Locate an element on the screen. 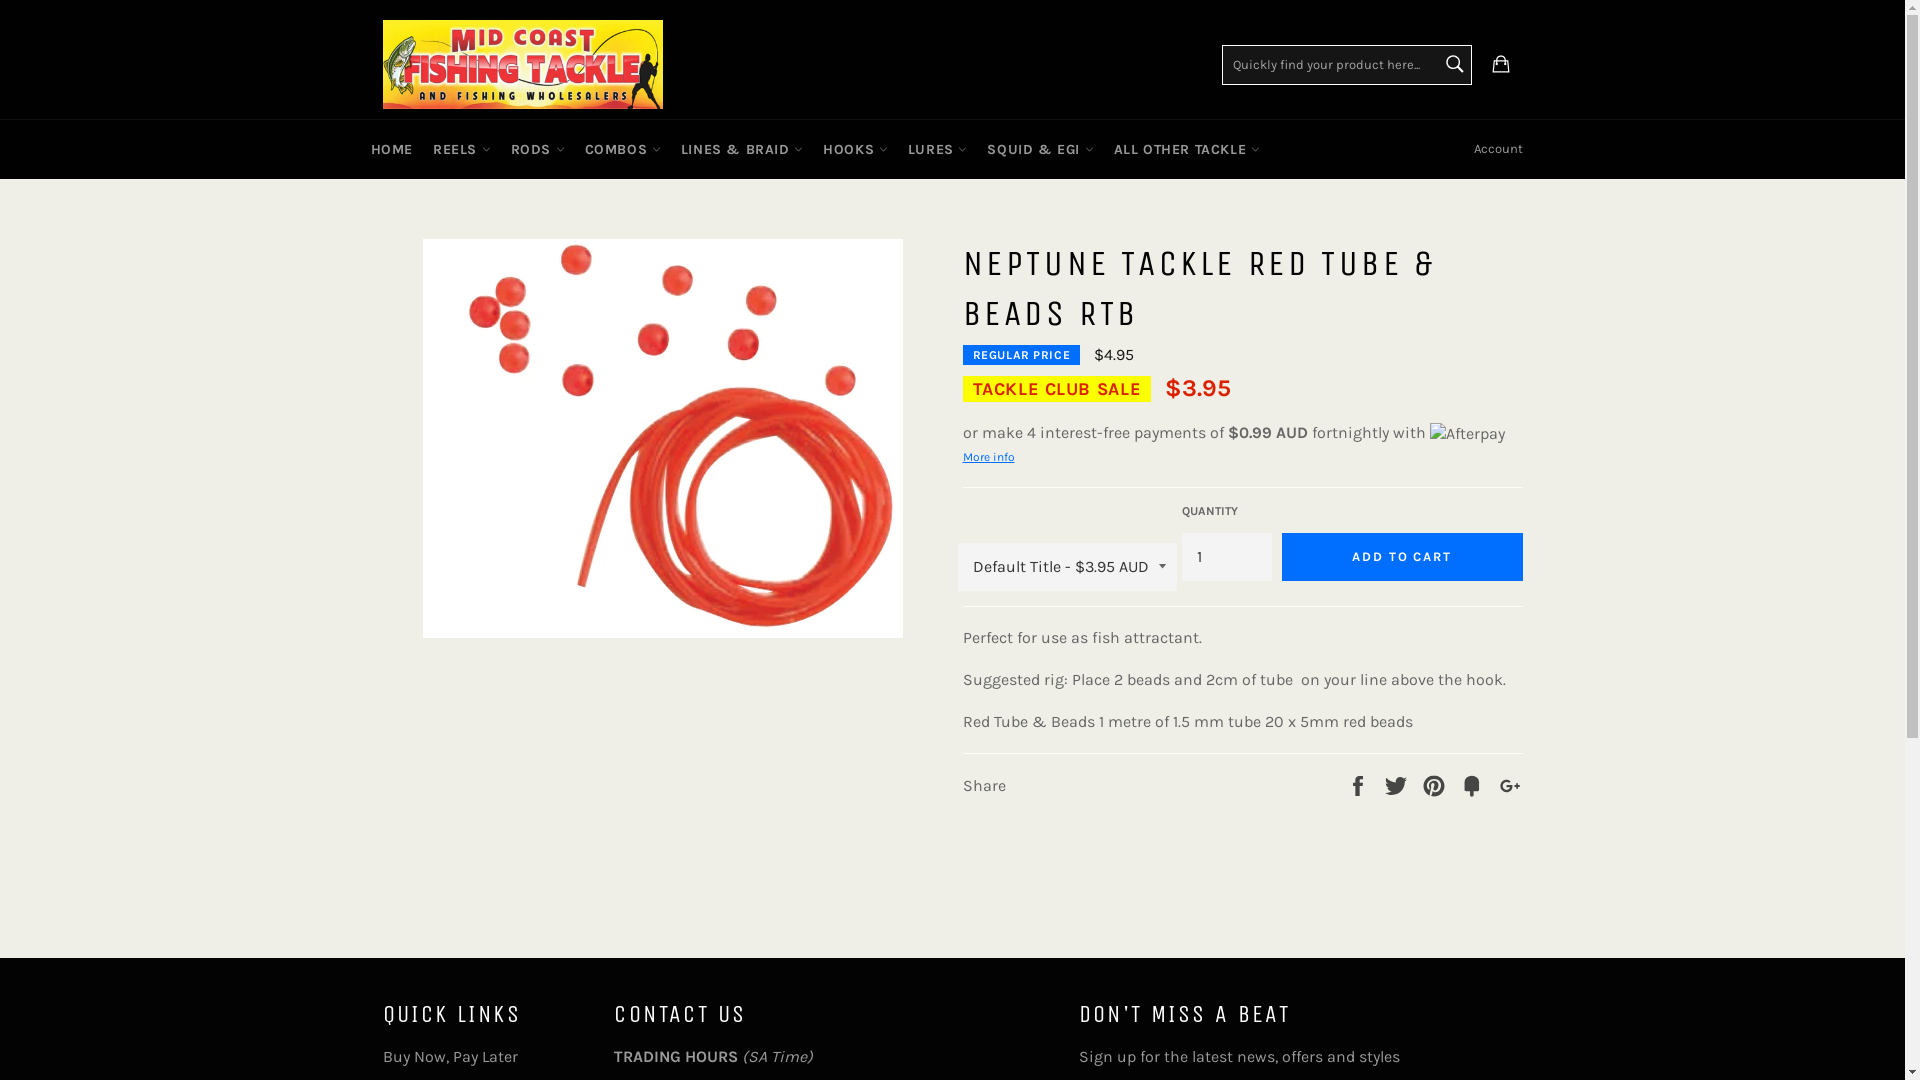 This screenshot has height=1080, width=1920. '+1' is located at coordinates (1510, 783).